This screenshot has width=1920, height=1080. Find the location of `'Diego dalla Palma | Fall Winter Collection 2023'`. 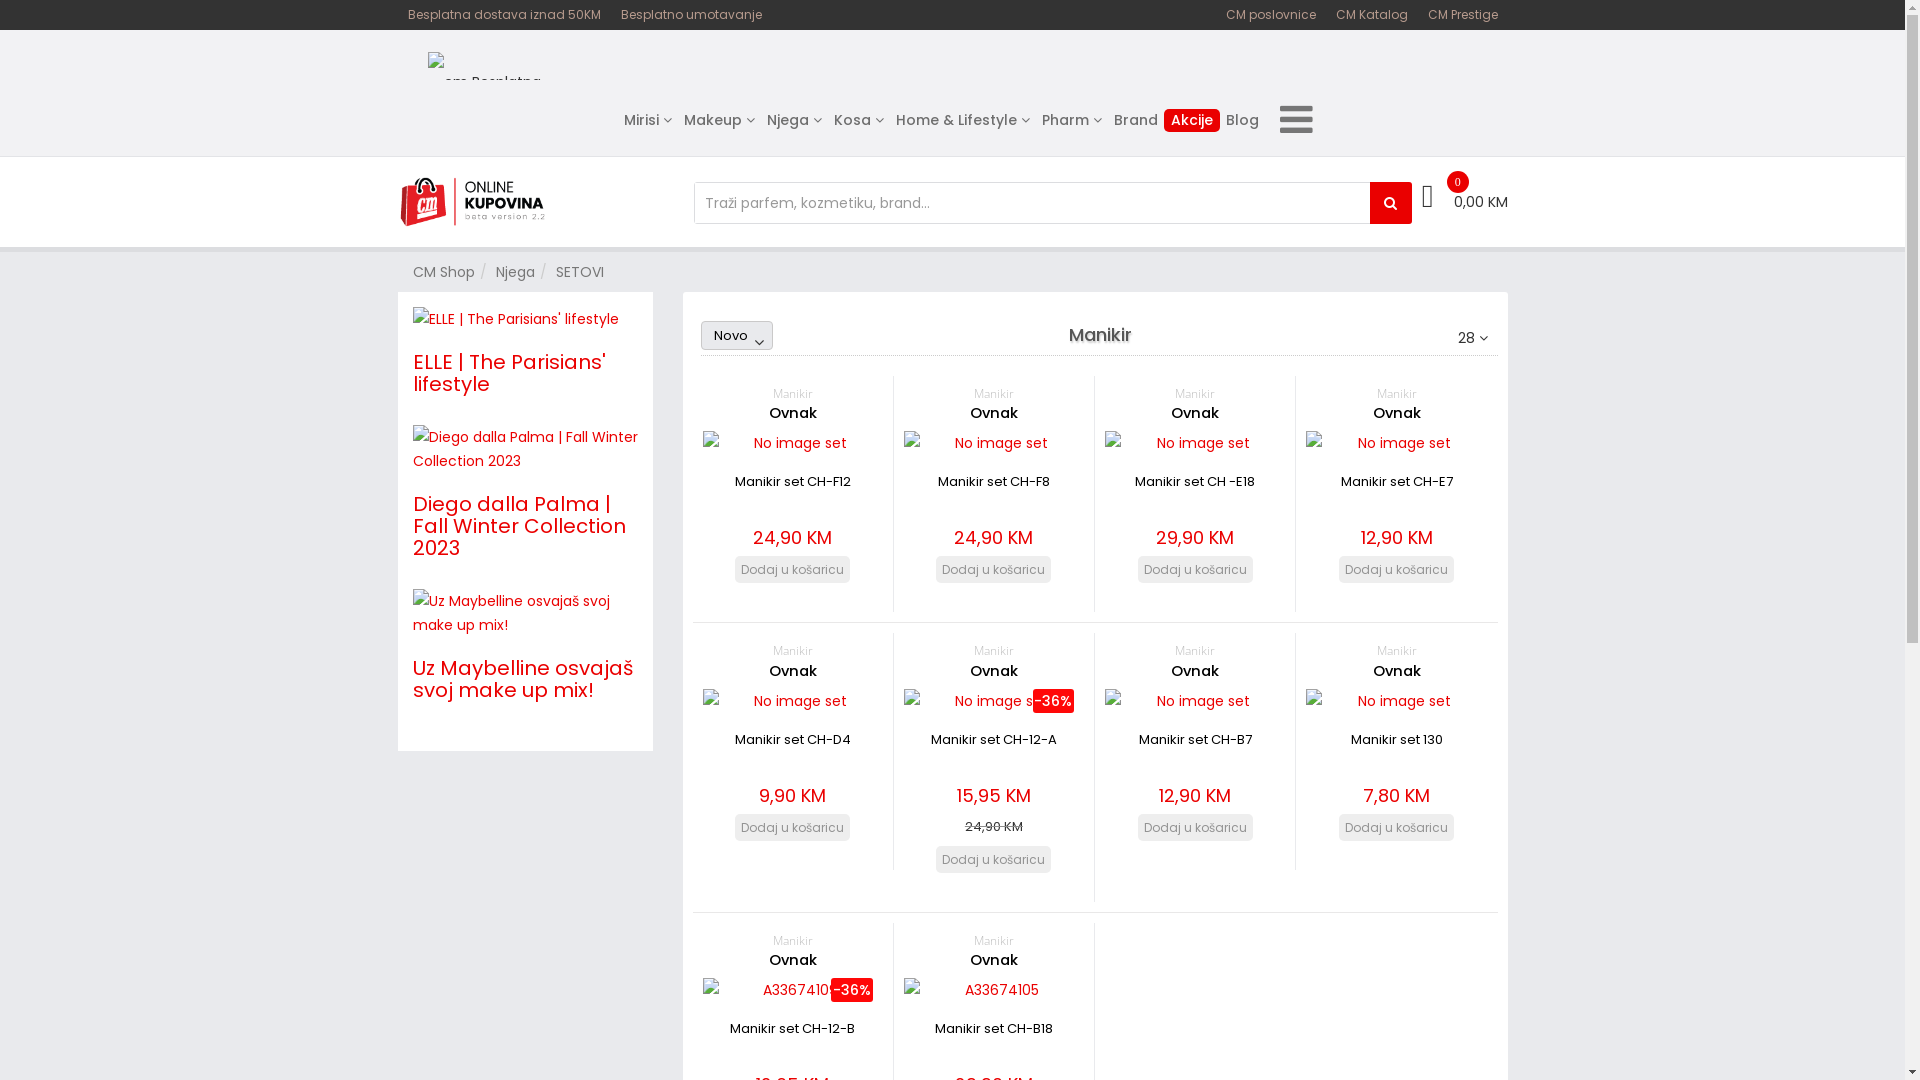

'Diego dalla Palma | Fall Winter Collection 2023' is located at coordinates (518, 524).